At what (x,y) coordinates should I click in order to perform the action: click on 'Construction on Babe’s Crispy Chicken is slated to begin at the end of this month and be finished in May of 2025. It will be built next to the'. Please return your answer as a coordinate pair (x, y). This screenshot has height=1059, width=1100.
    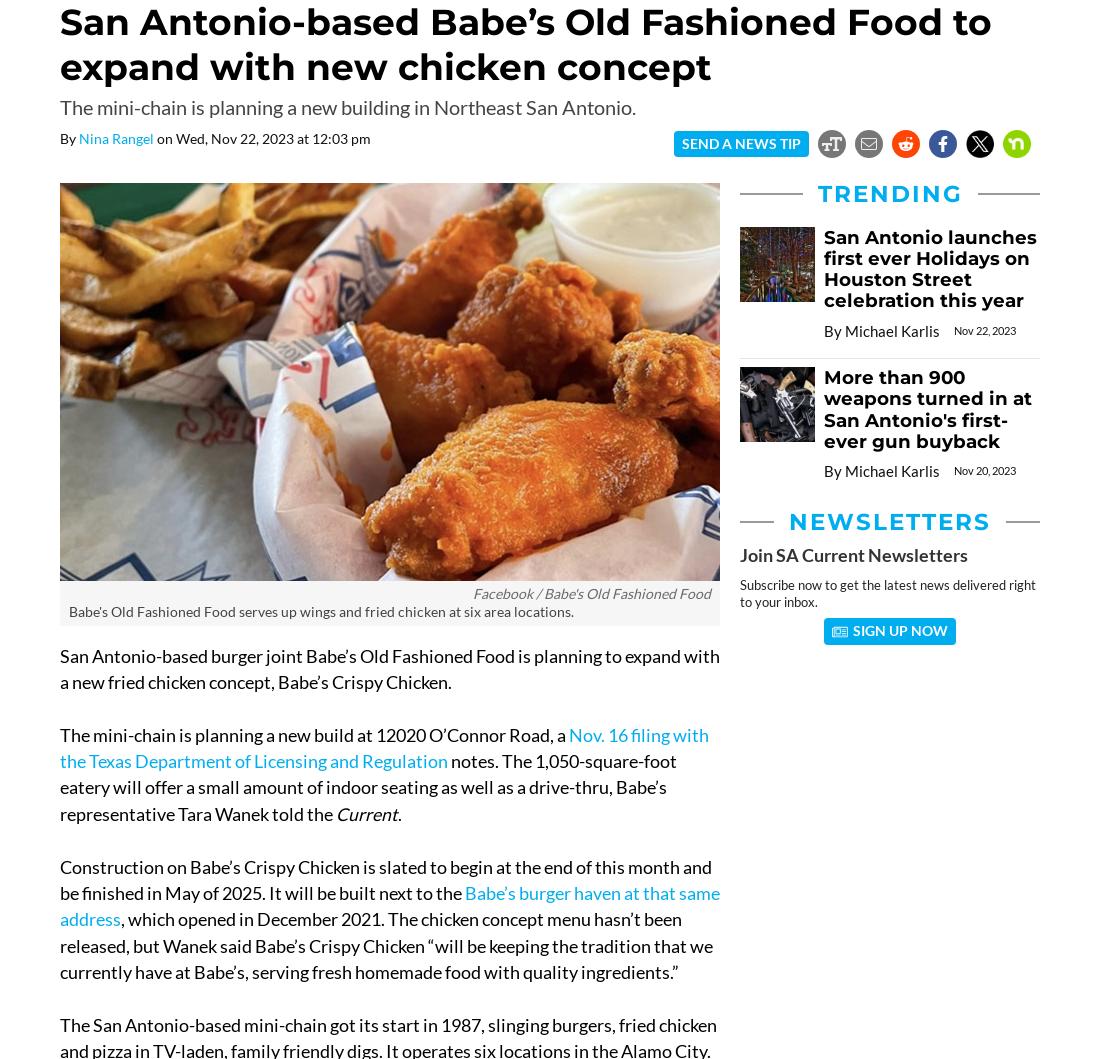
    Looking at the image, I should click on (385, 880).